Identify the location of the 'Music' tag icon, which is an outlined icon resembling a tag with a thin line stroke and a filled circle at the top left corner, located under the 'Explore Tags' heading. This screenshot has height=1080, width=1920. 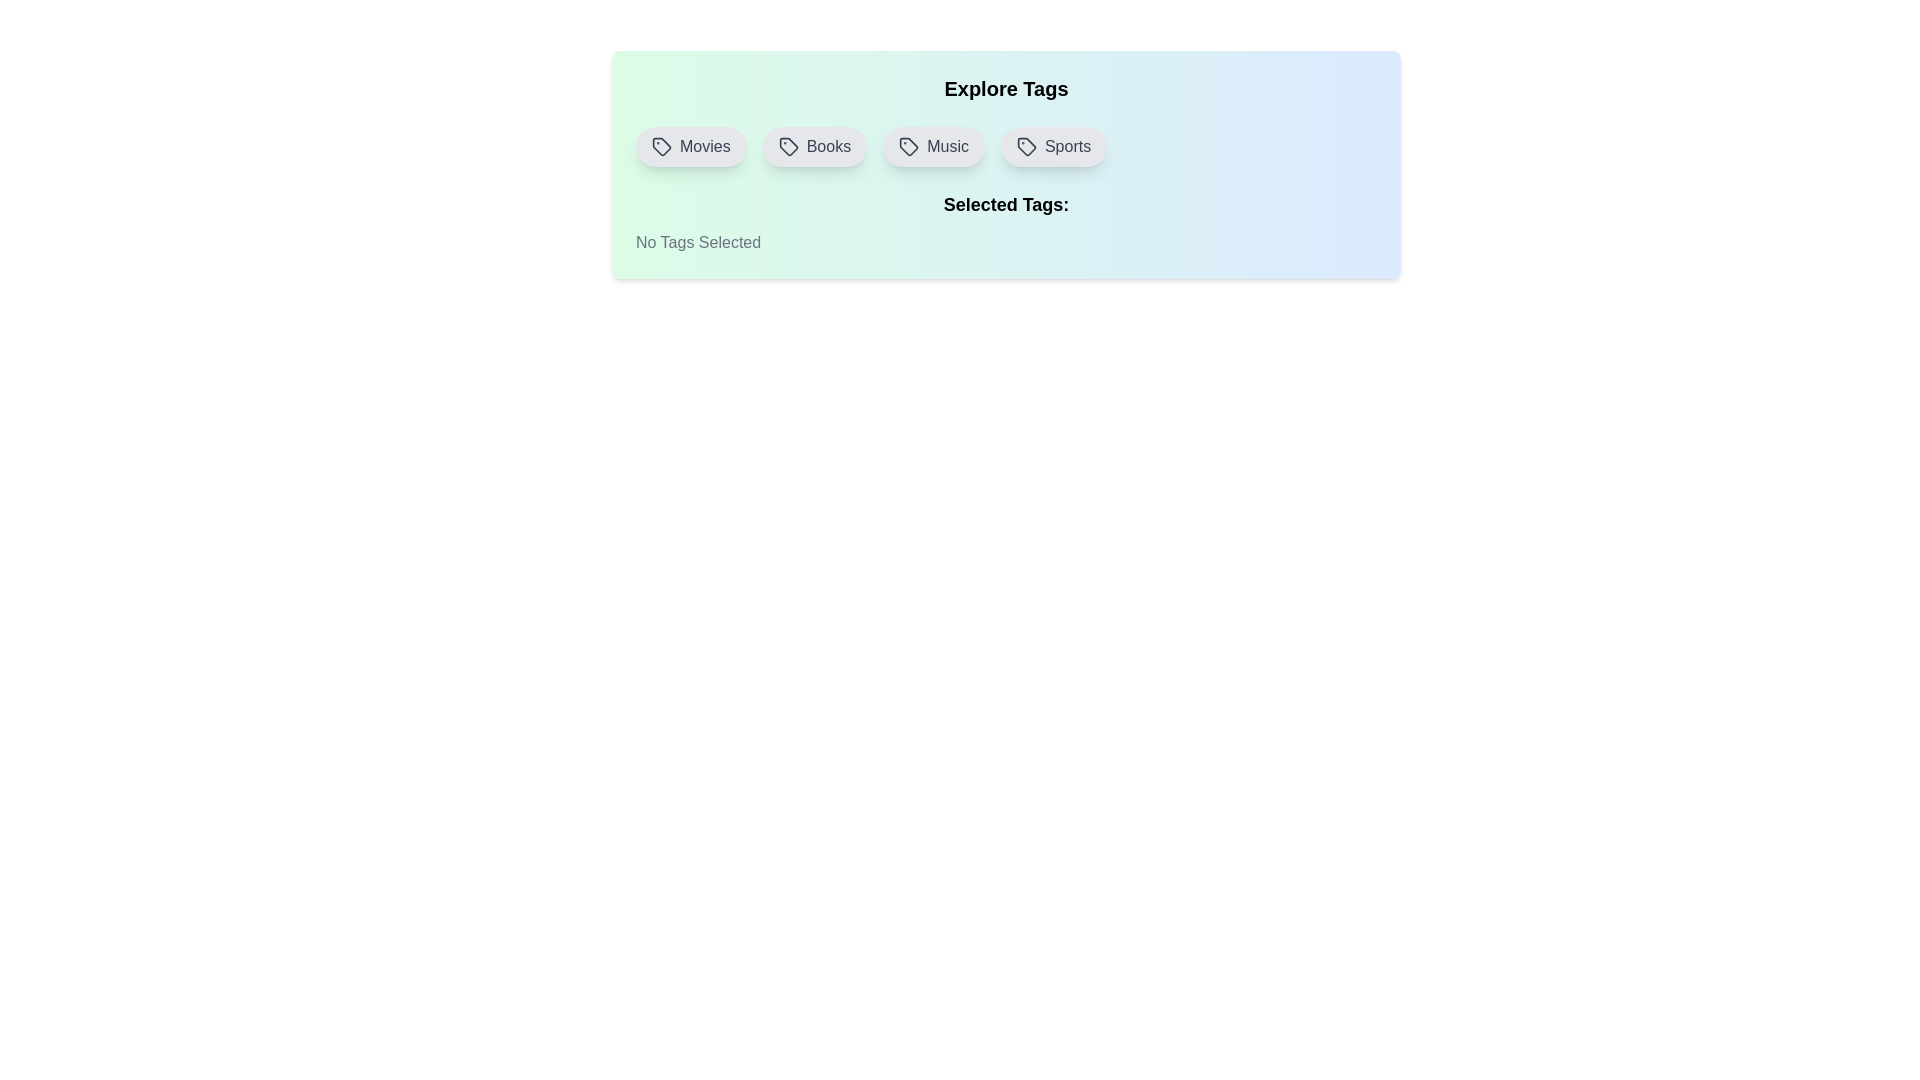
(908, 145).